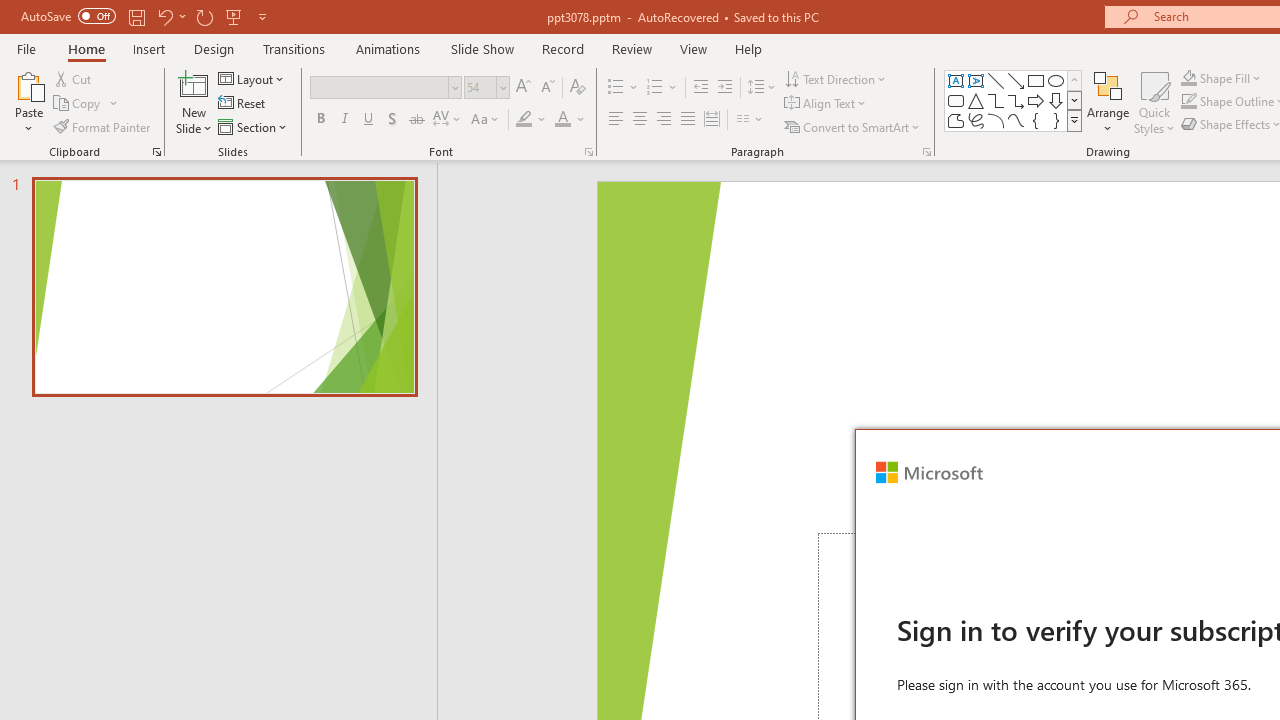  I want to click on 'Paragraph...', so click(925, 150).